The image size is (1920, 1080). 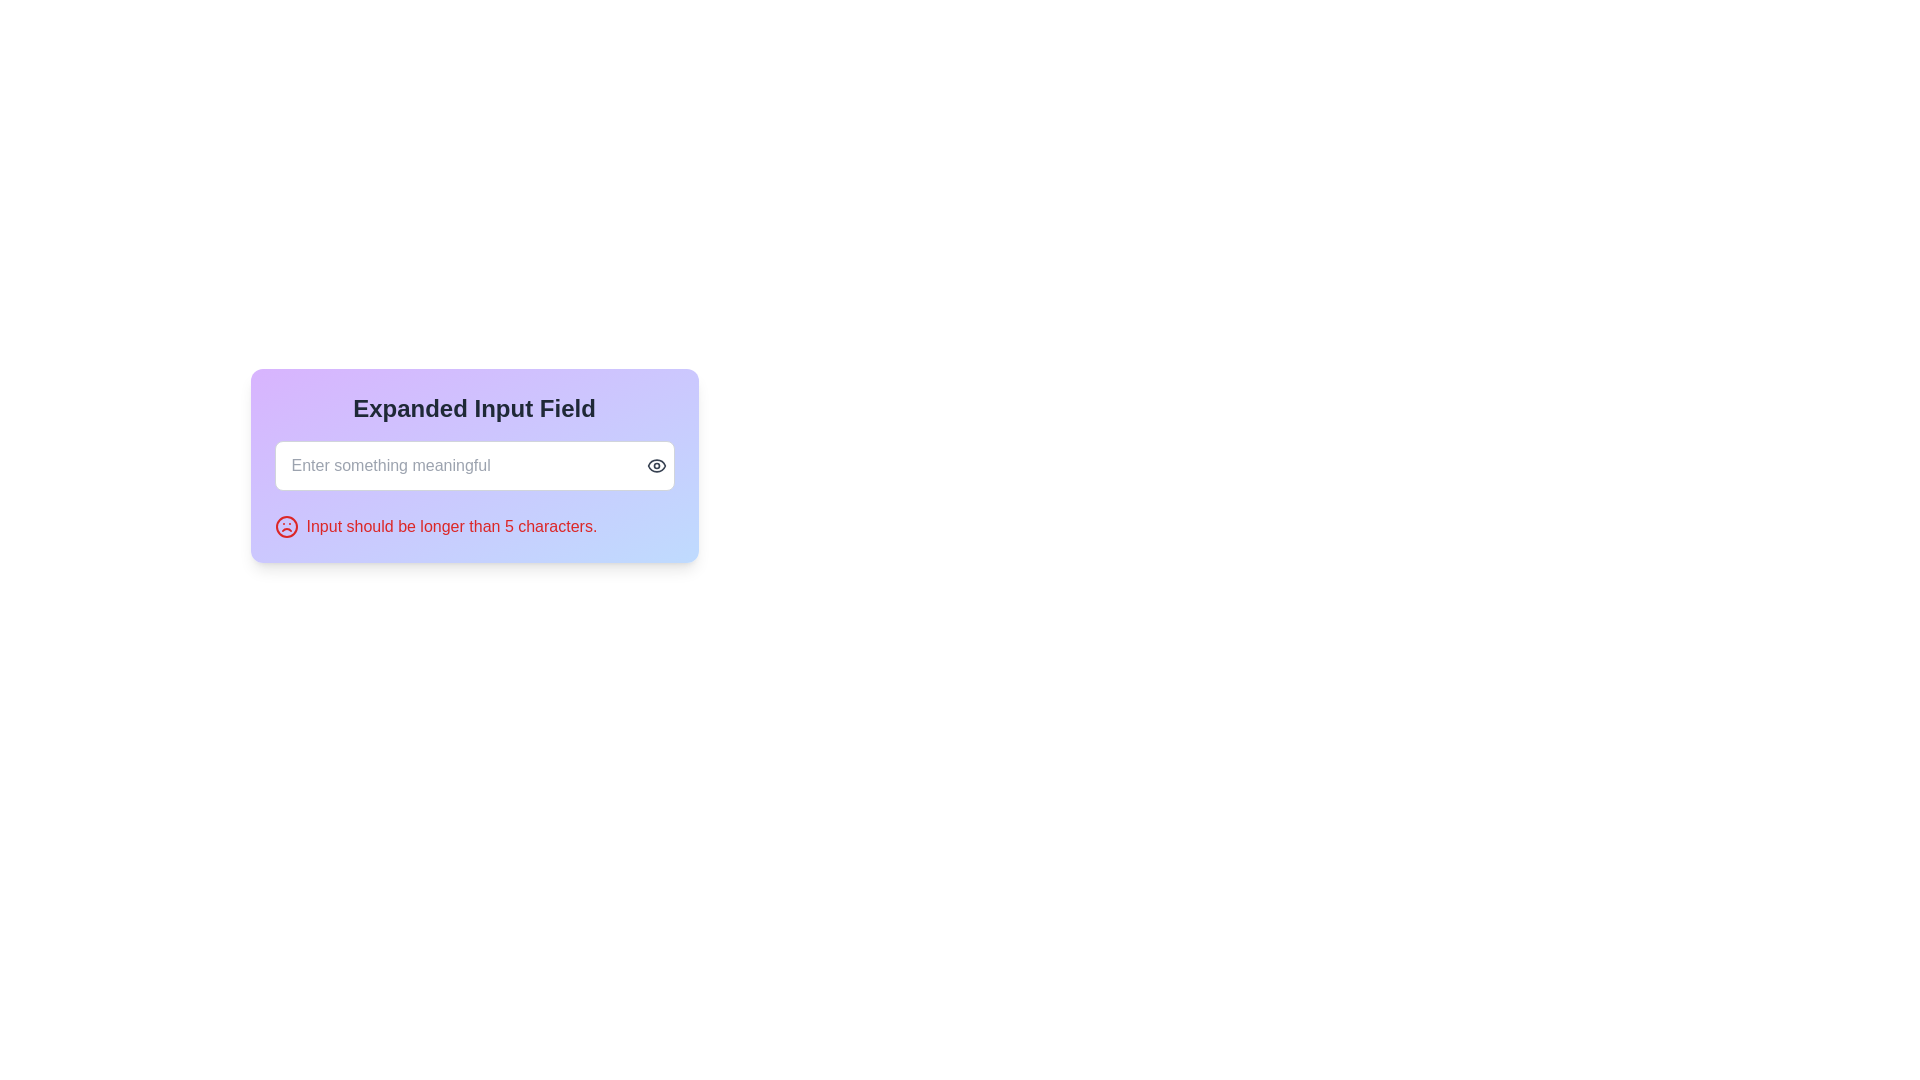 What do you see at coordinates (450, 526) in the screenshot?
I see `the informational text displaying the message 'Input should be longer than 5 characters.' styled in red, located below the input field and adjacent to the sad face icon` at bounding box center [450, 526].